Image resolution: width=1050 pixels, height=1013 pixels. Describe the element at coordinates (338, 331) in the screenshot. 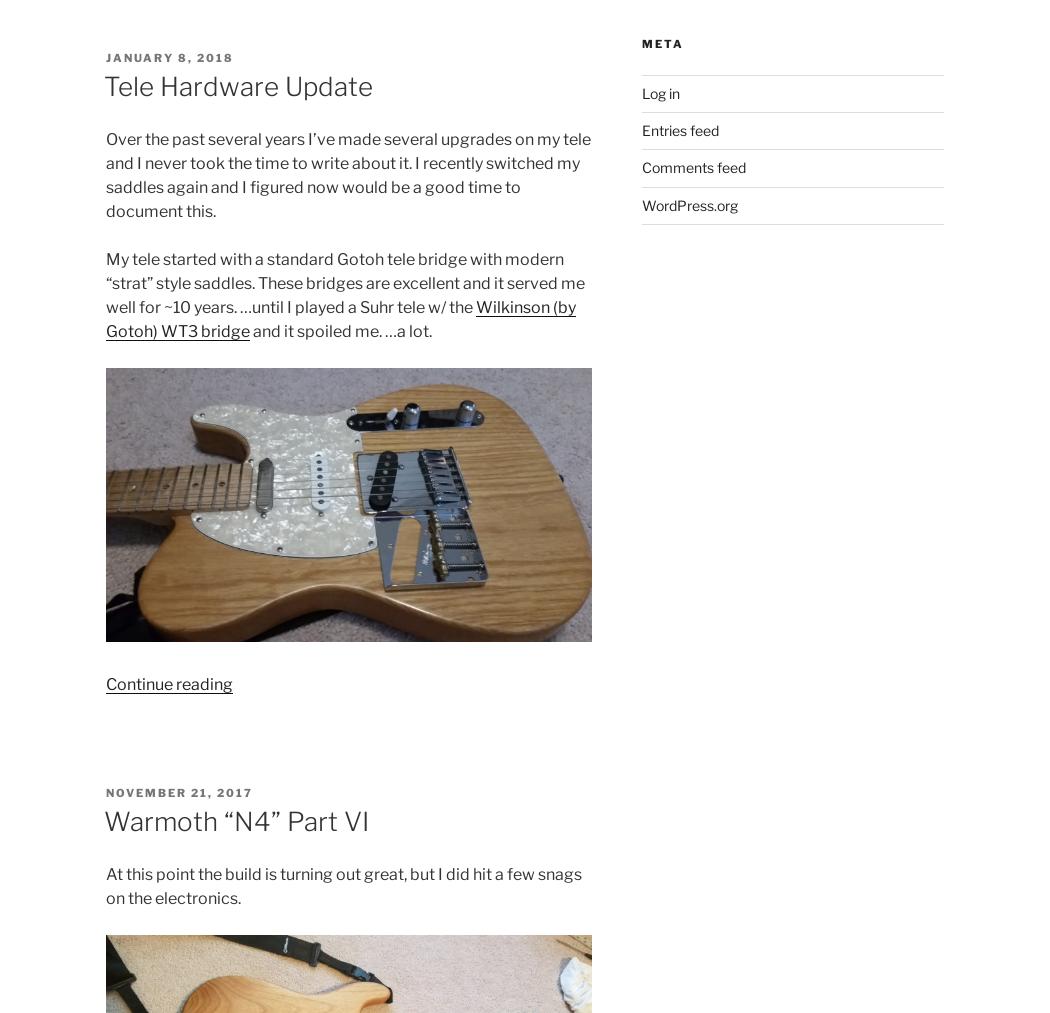

I see `'and it spoiled me. …a lot.'` at that location.